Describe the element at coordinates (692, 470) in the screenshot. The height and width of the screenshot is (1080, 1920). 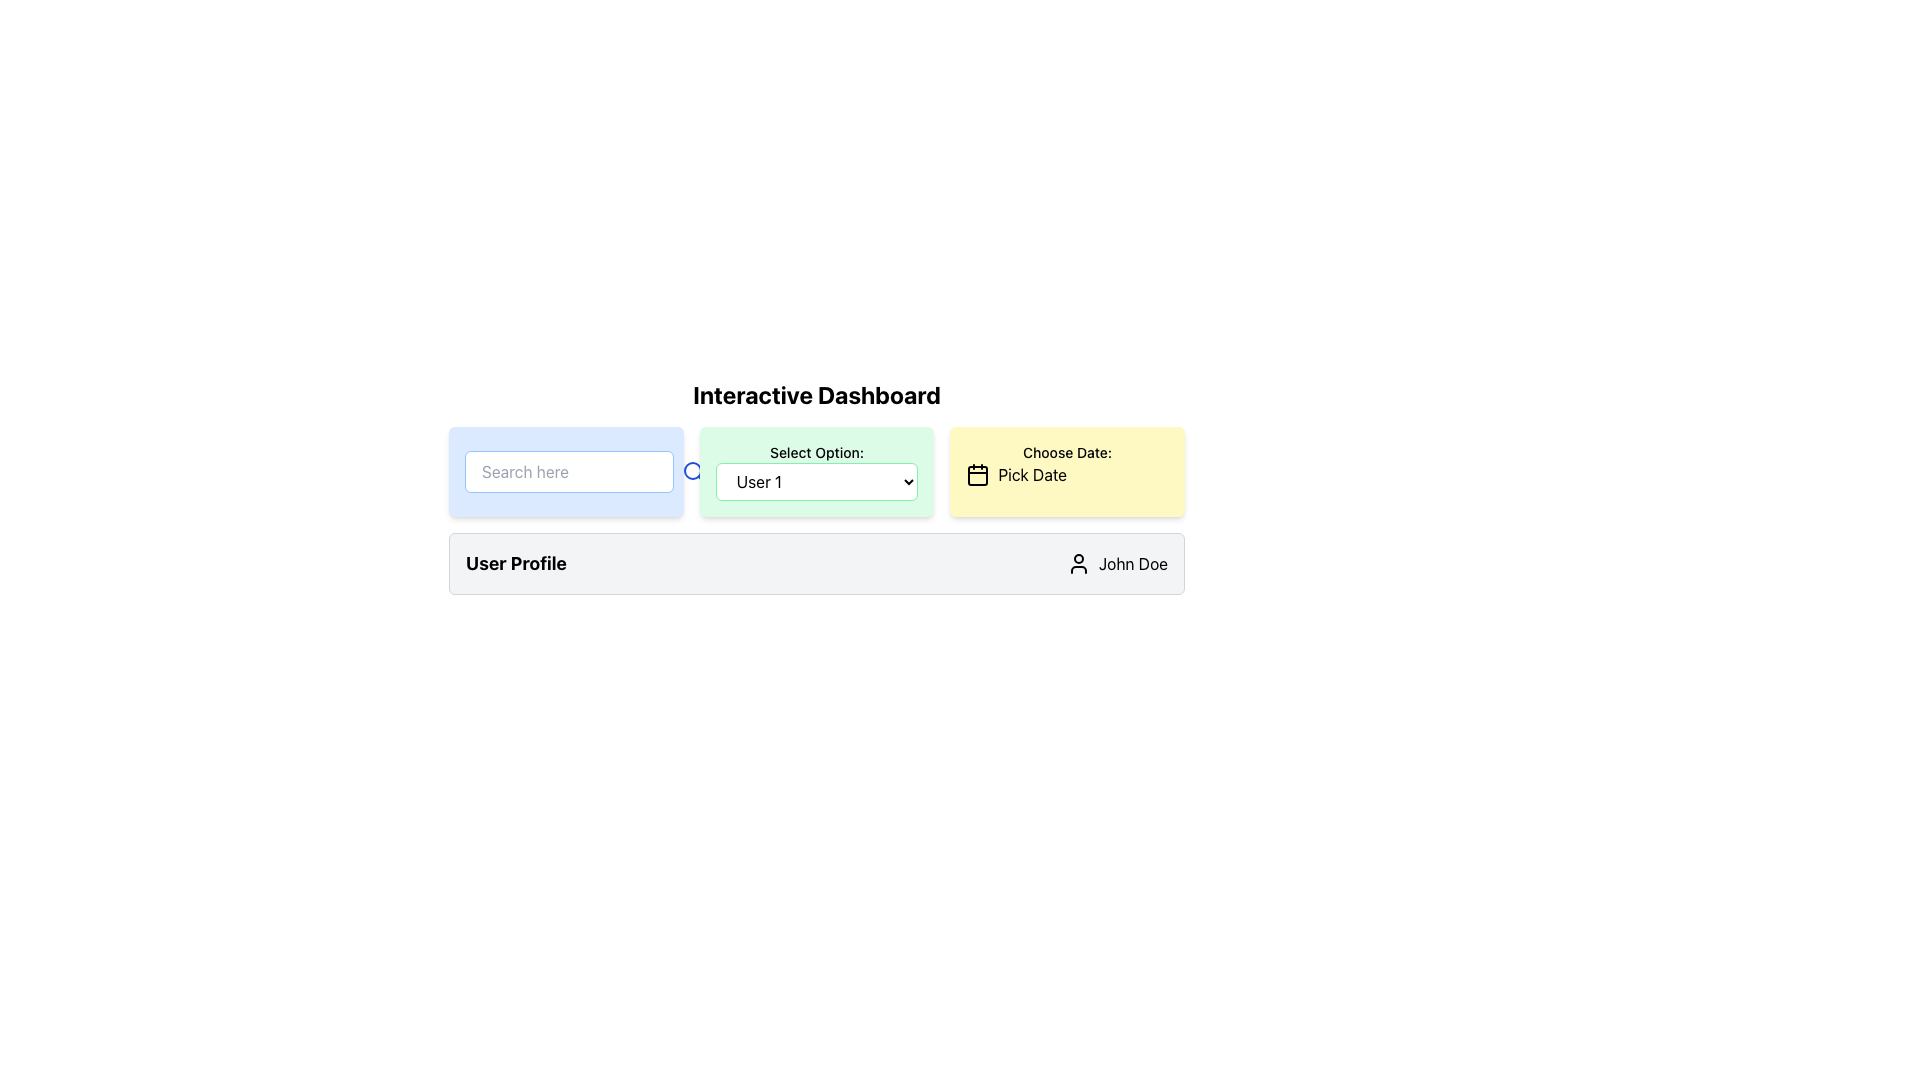
I see `the small circle with a blue outline located at the center of the magnifying glass of the search icon, which is positioned to the right of the search input field labeled 'Search here'` at that location.